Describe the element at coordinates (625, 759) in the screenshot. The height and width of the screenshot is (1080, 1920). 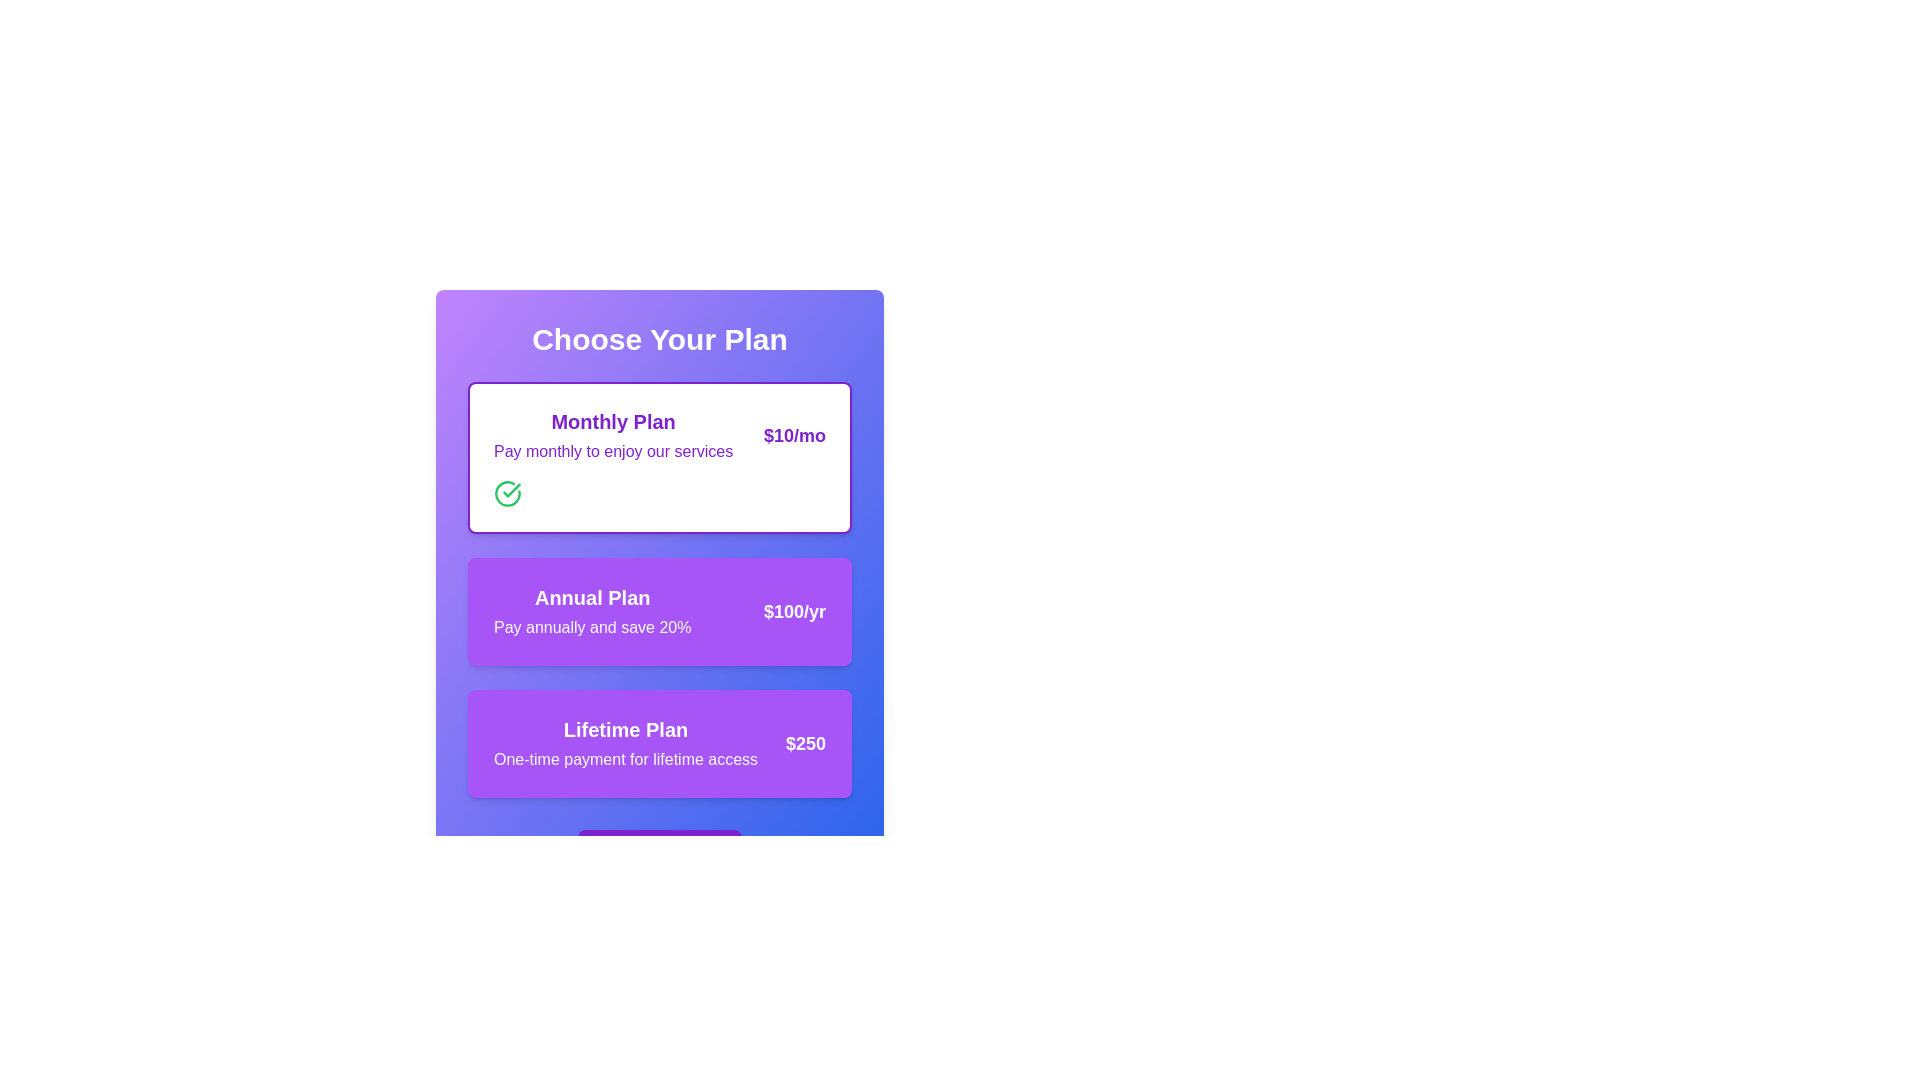
I see `the text component that states 'One-time payment for lifetime access.' which is located below the bold title 'Lifetime Plan' on a purple background` at that location.